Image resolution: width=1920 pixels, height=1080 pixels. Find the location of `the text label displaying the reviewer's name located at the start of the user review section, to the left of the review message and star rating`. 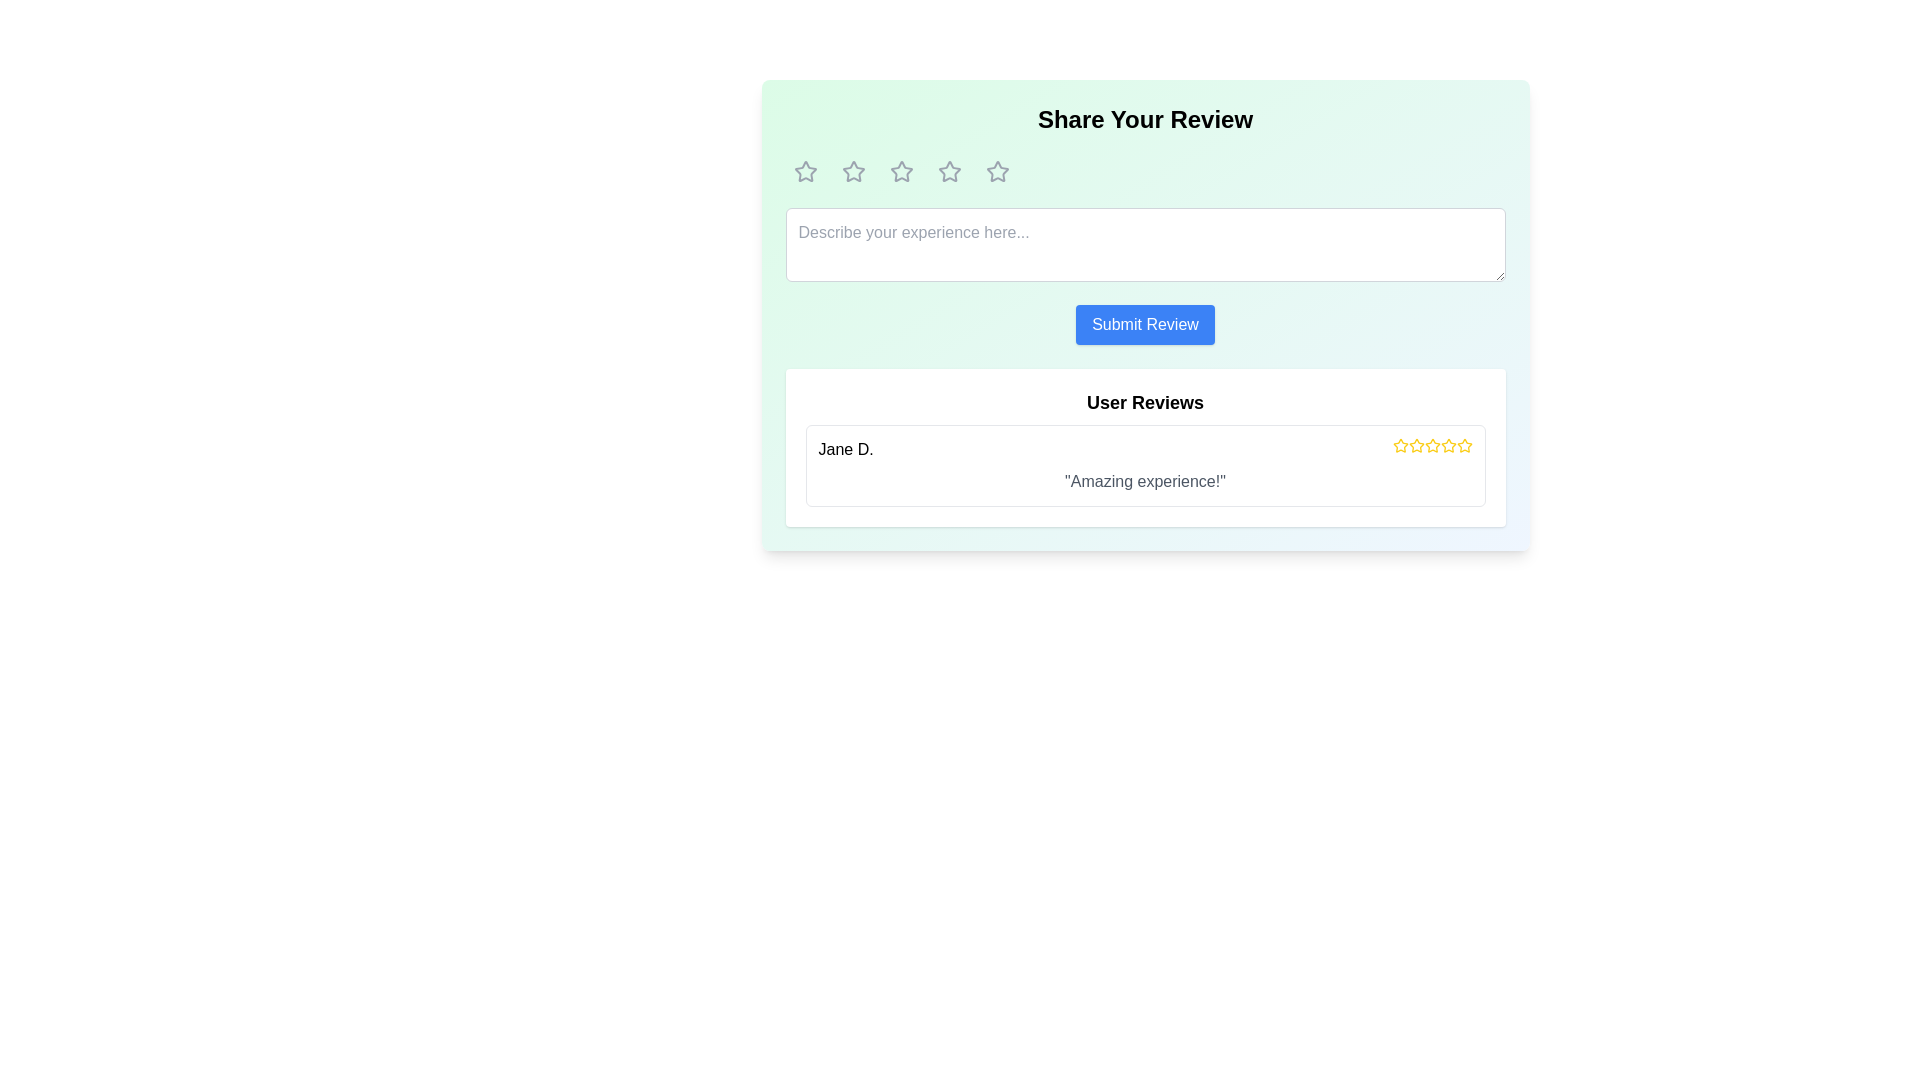

the text label displaying the reviewer's name located at the start of the user review section, to the left of the review message and star rating is located at coordinates (846, 450).